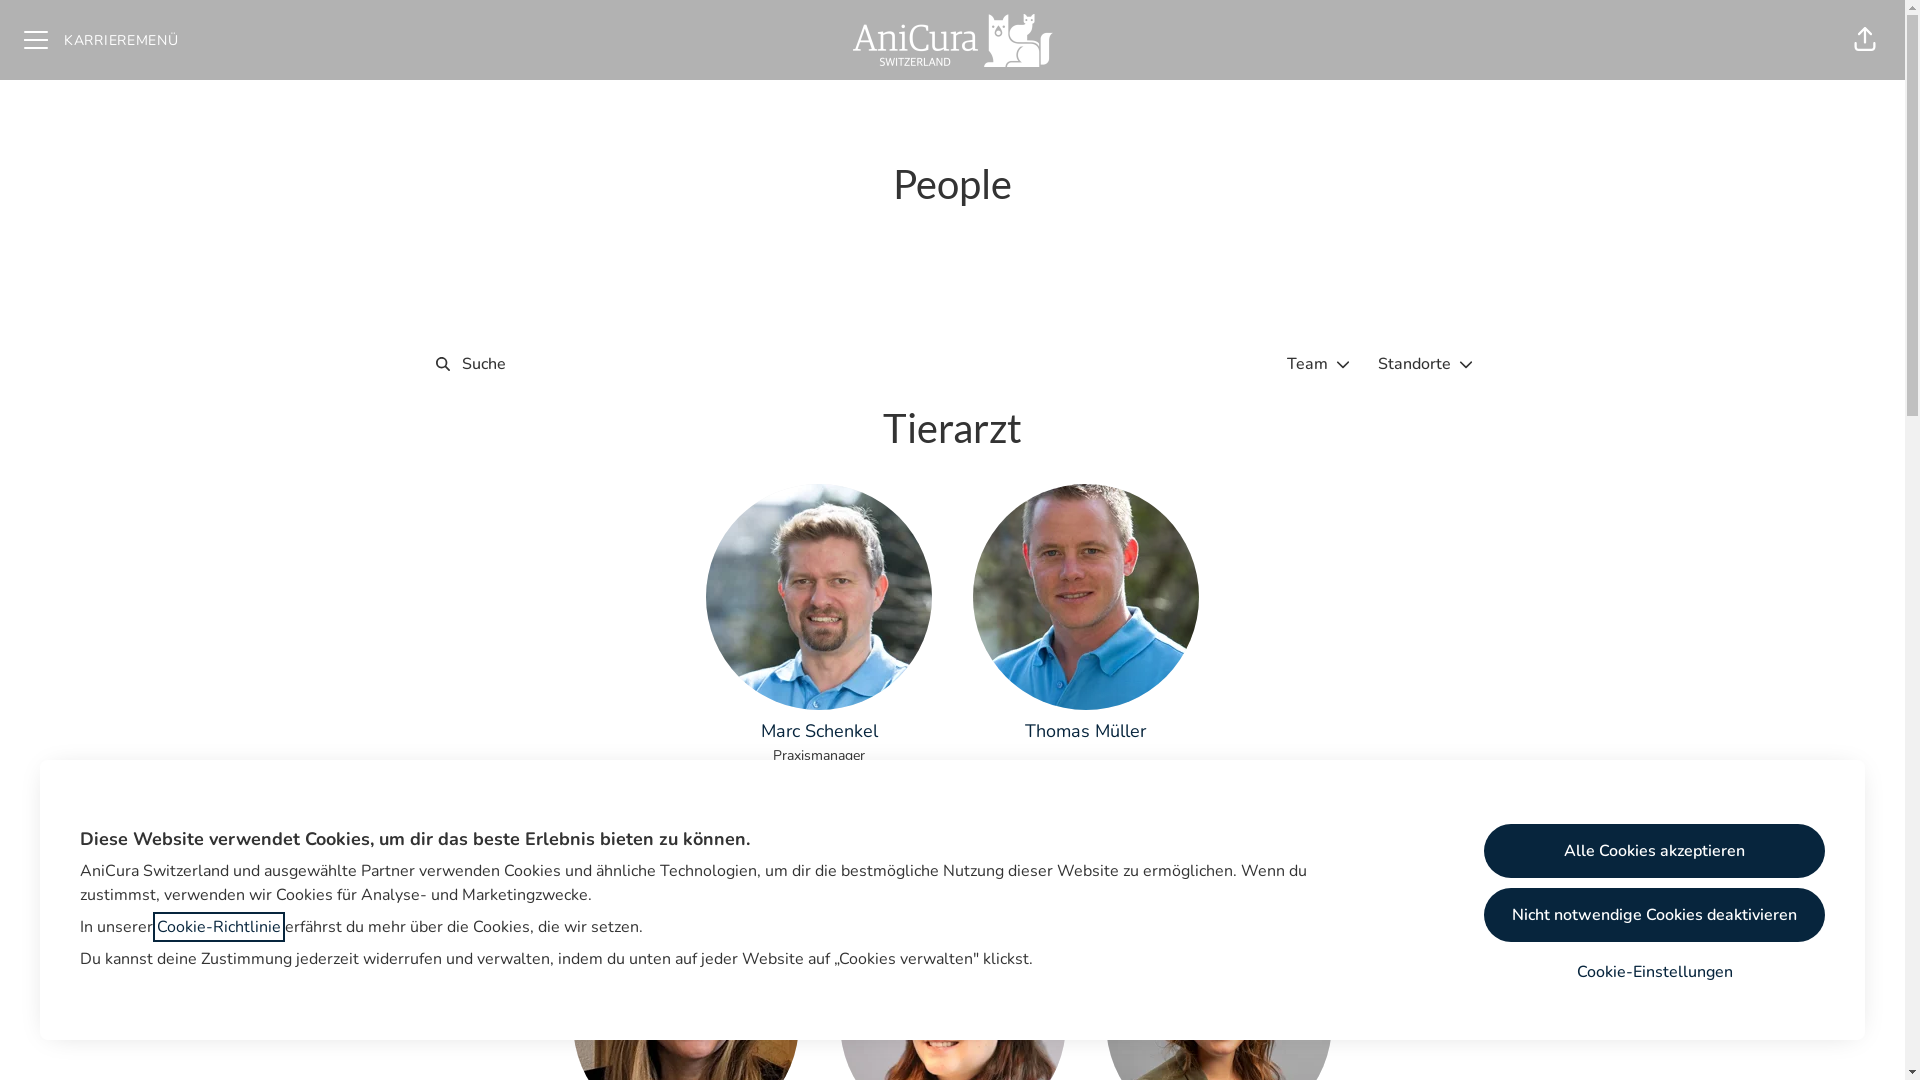 This screenshot has height=1080, width=1920. Describe the element at coordinates (1654, 851) in the screenshot. I see `'Alle Cookies akzeptieren'` at that location.